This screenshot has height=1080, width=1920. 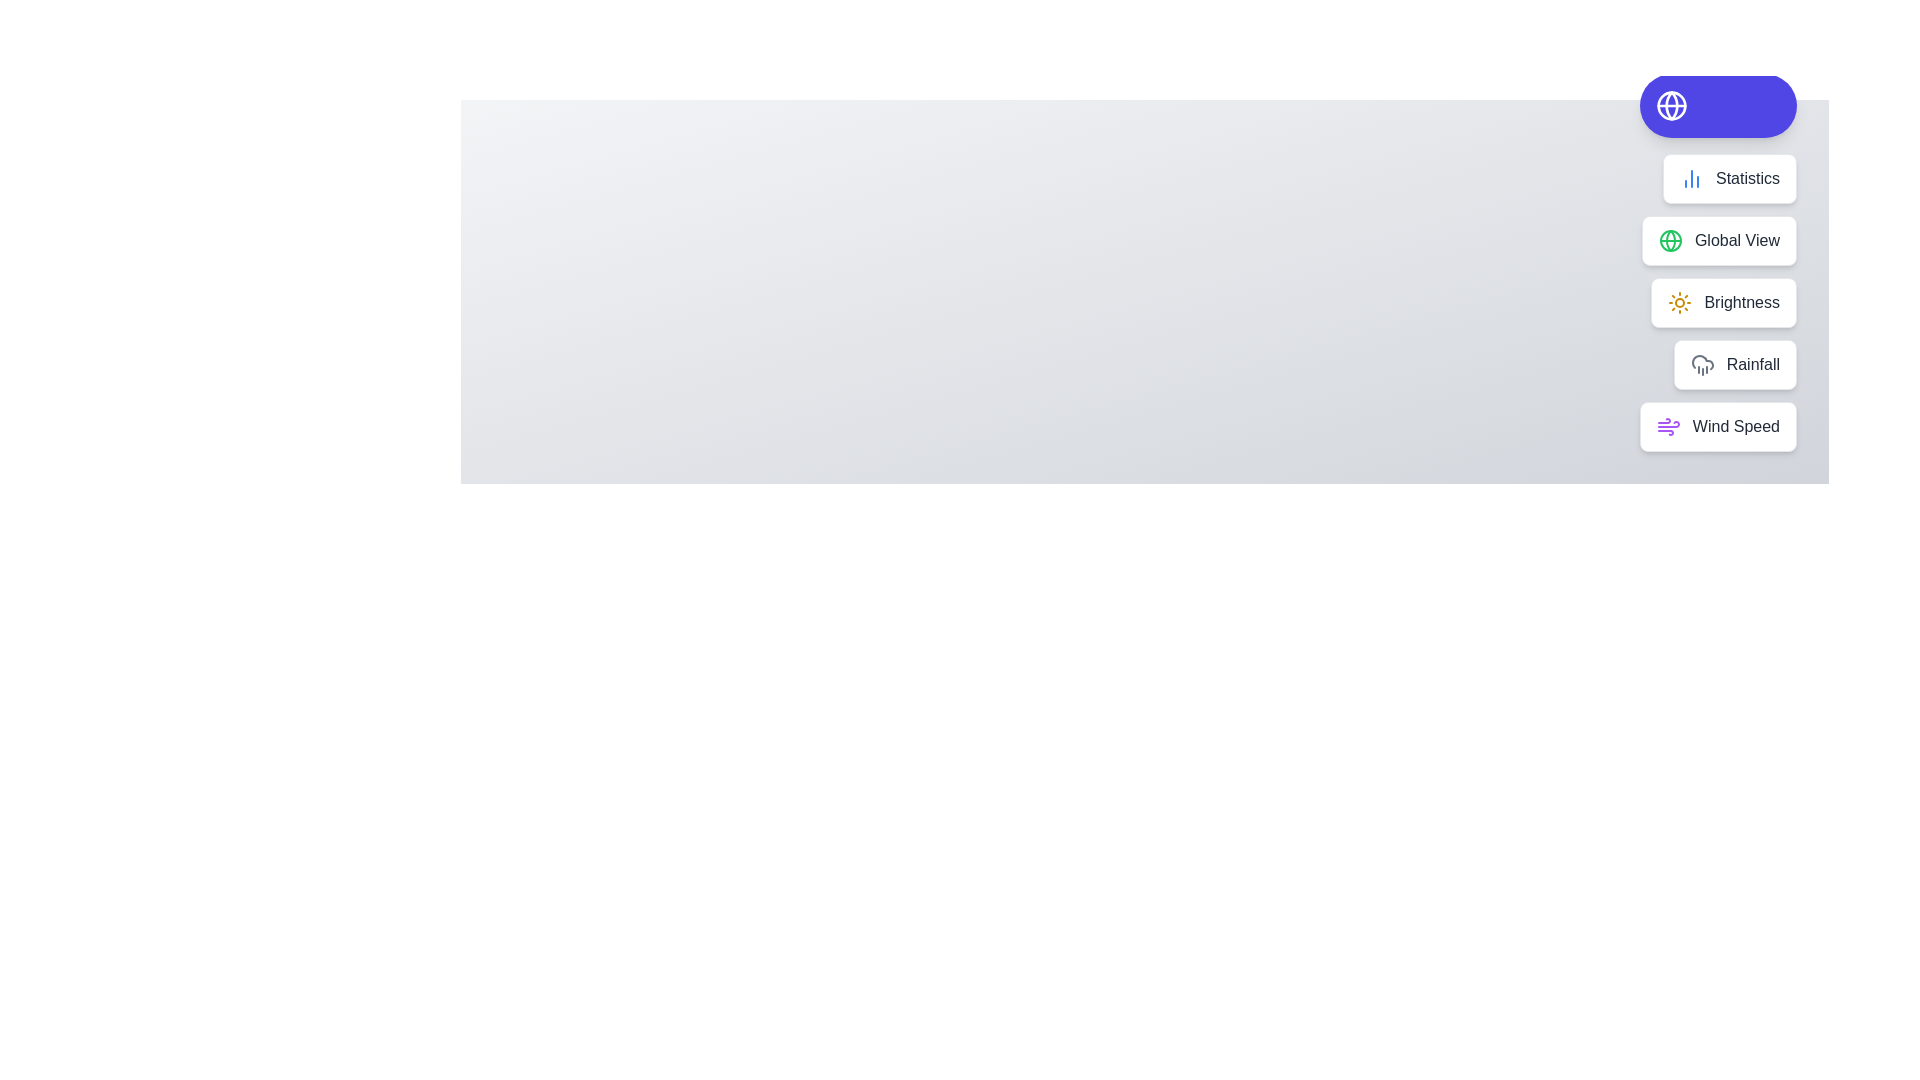 I want to click on the speed dial item corresponding to Wind Speed, so click(x=1717, y=426).